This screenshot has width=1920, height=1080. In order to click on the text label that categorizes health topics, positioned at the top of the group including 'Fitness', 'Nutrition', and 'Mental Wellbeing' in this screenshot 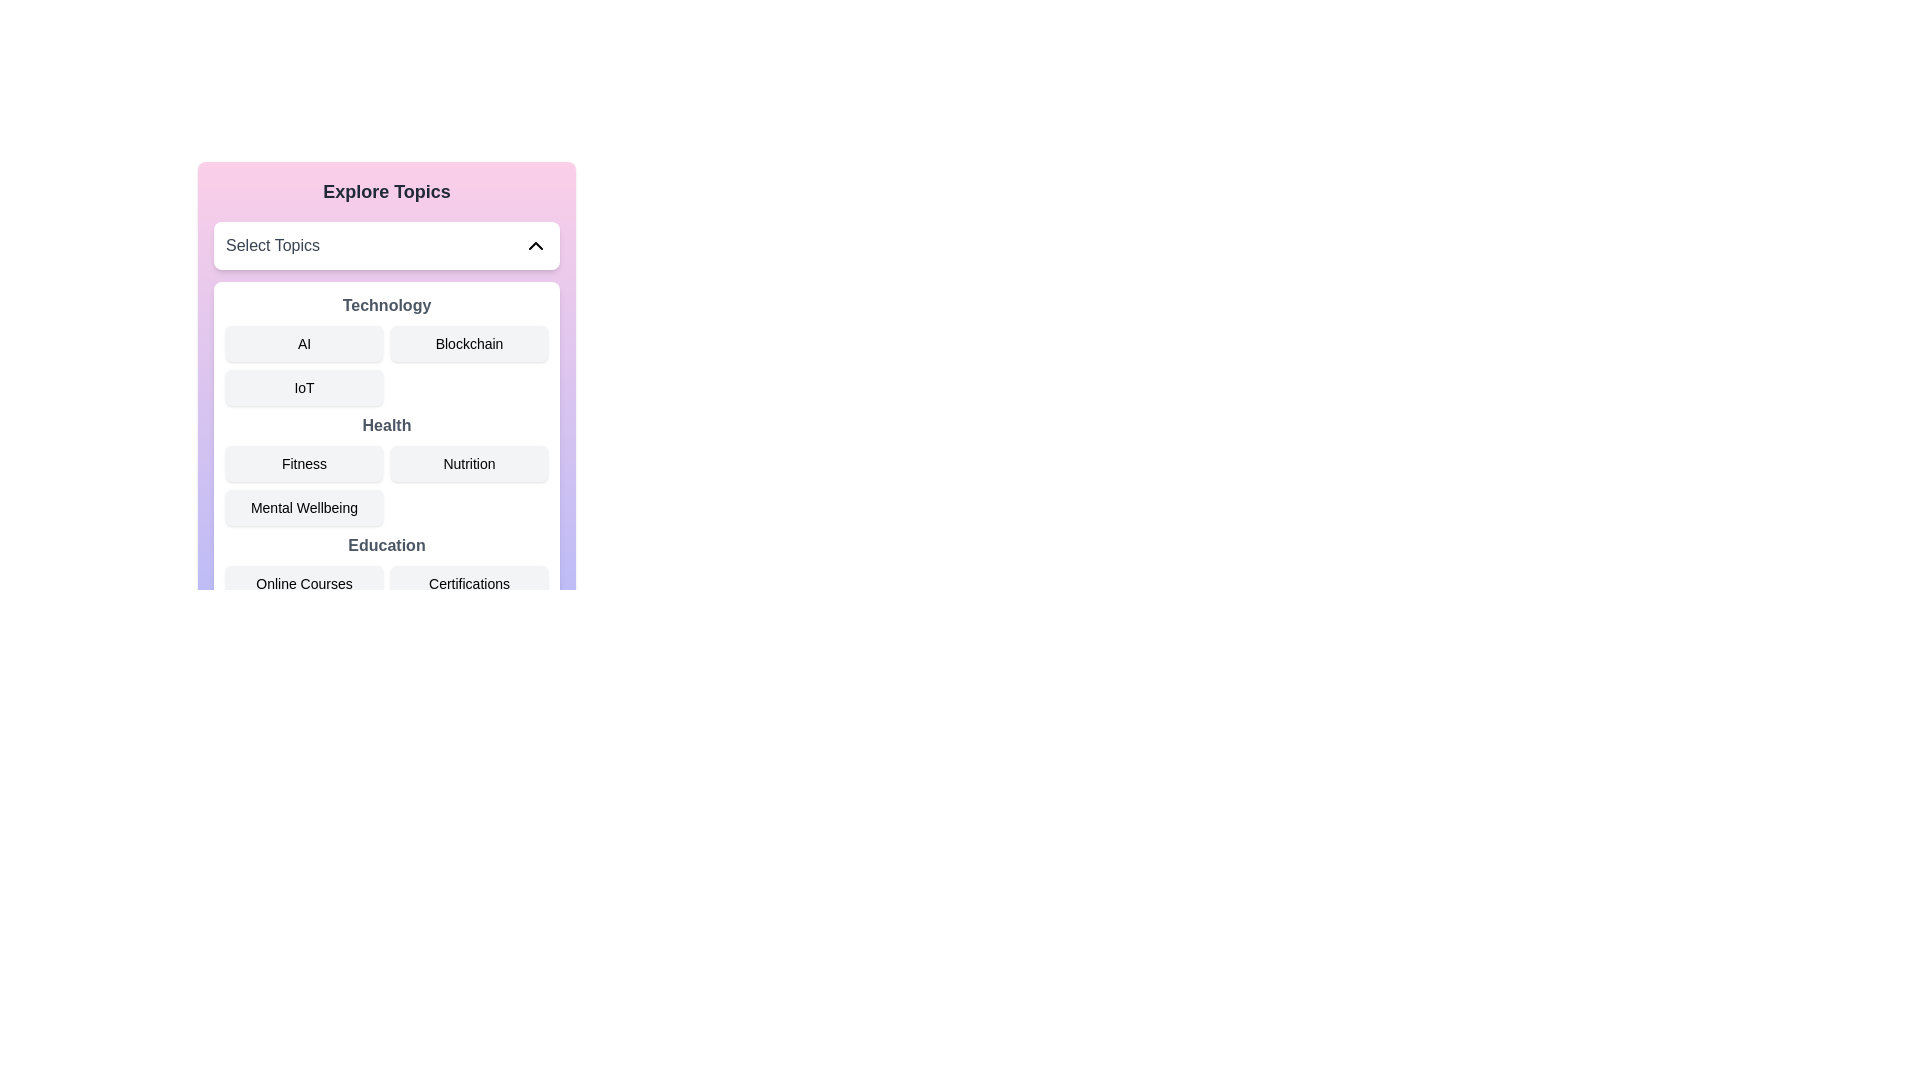, I will do `click(387, 424)`.